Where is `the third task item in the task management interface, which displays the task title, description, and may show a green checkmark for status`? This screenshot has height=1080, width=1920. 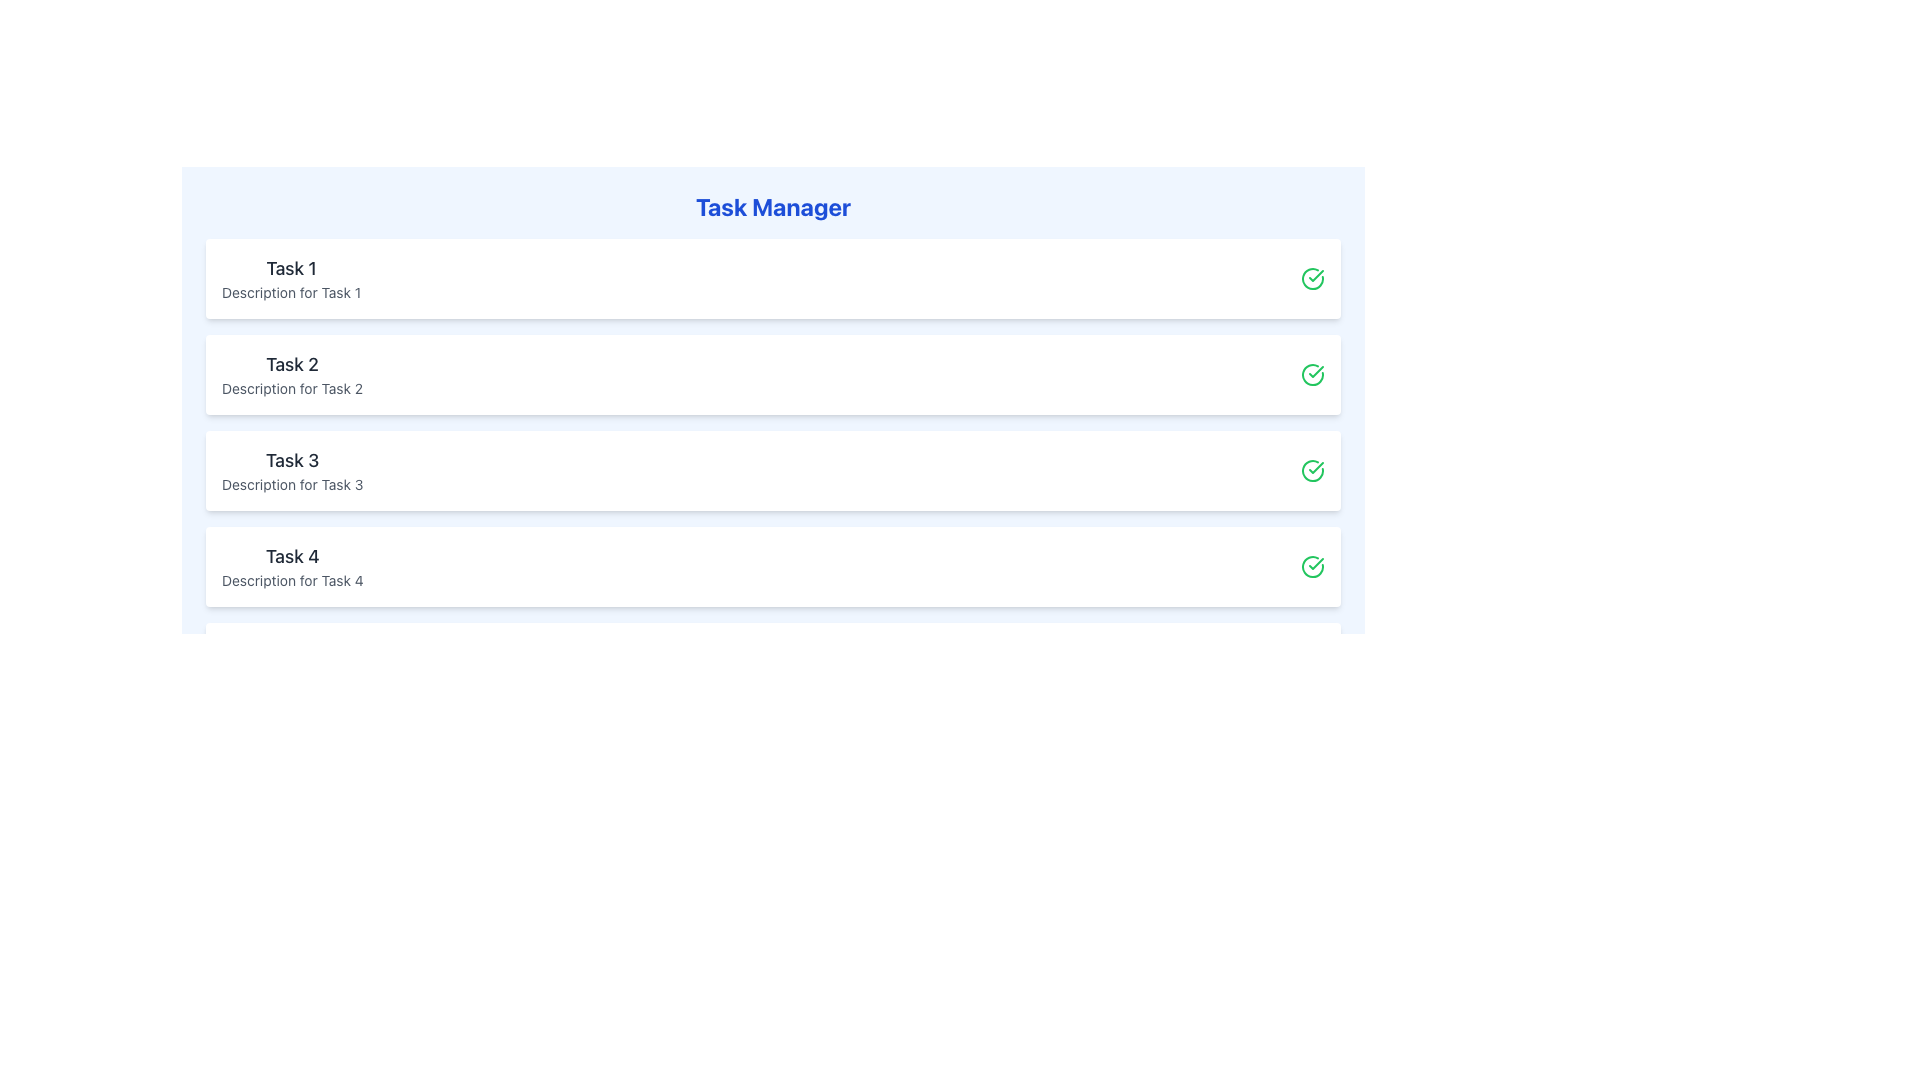 the third task item in the task management interface, which displays the task title, description, and may show a green checkmark for status is located at coordinates (772, 470).